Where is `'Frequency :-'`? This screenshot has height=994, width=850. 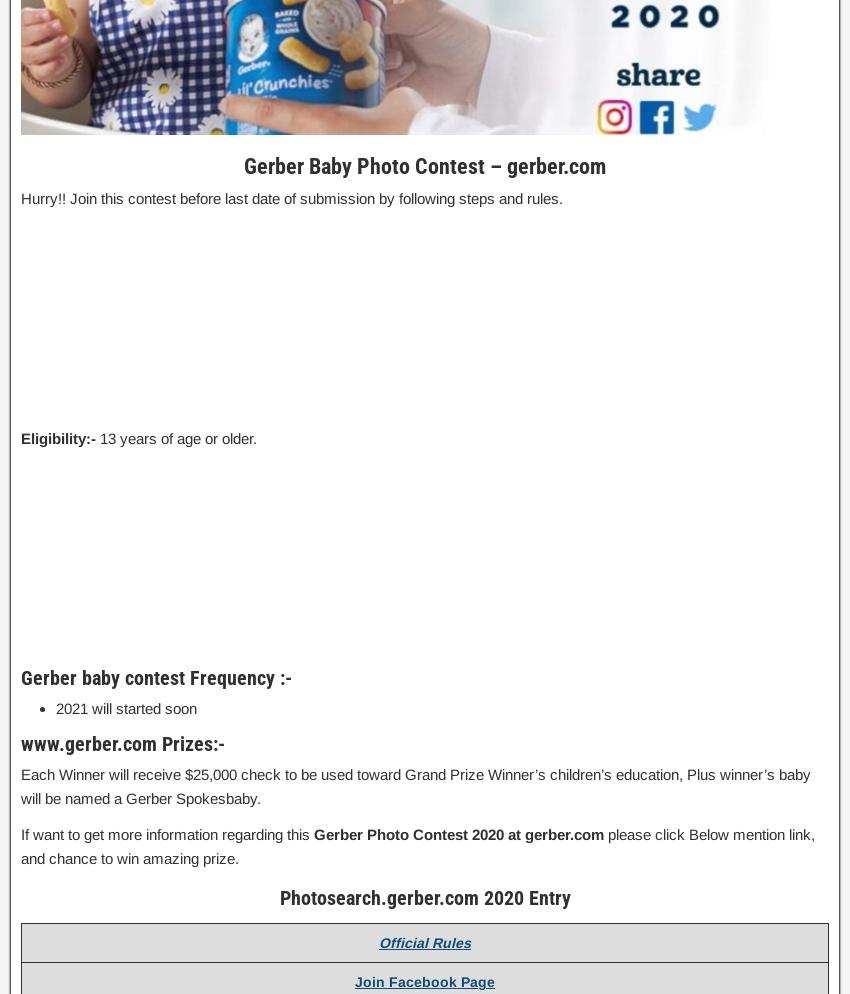
'Frequency :-' is located at coordinates (240, 676).